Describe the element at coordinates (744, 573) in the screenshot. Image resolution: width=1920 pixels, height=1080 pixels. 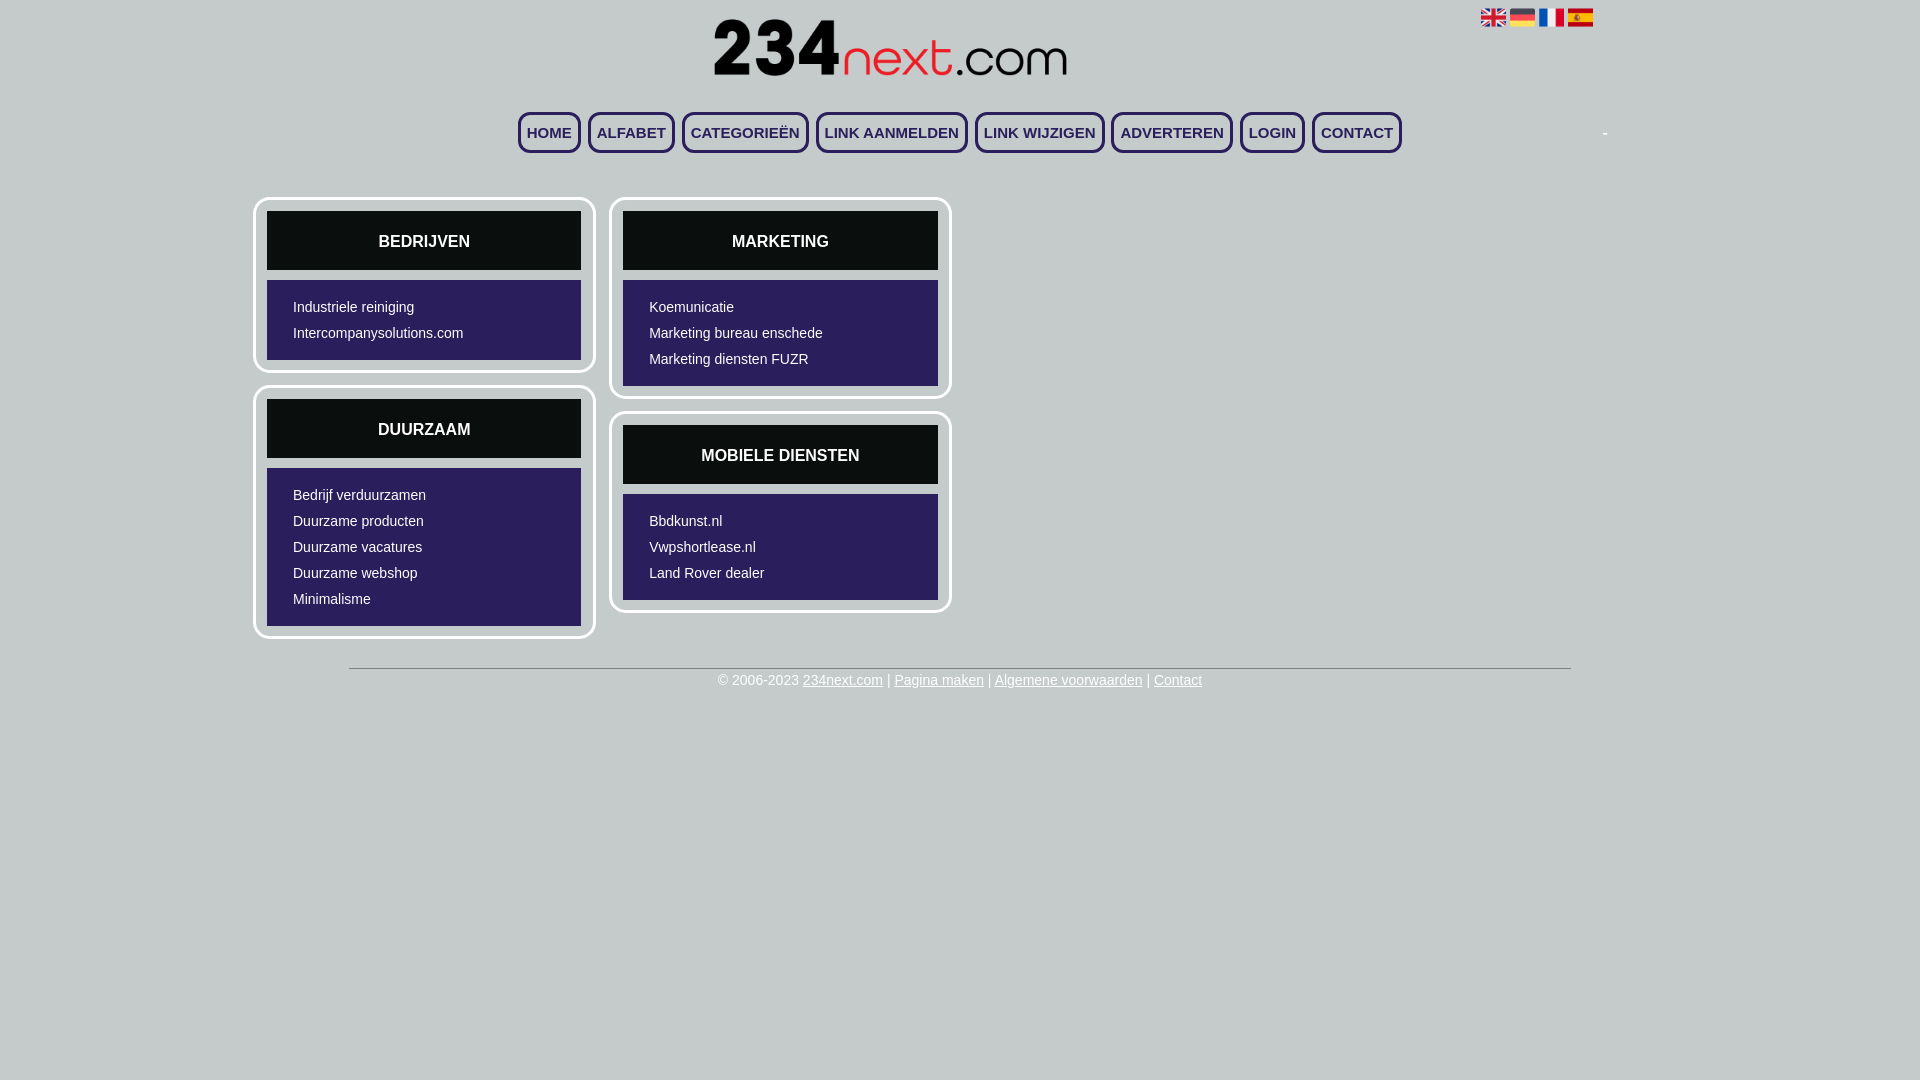
I see `'Land Rover dealer'` at that location.